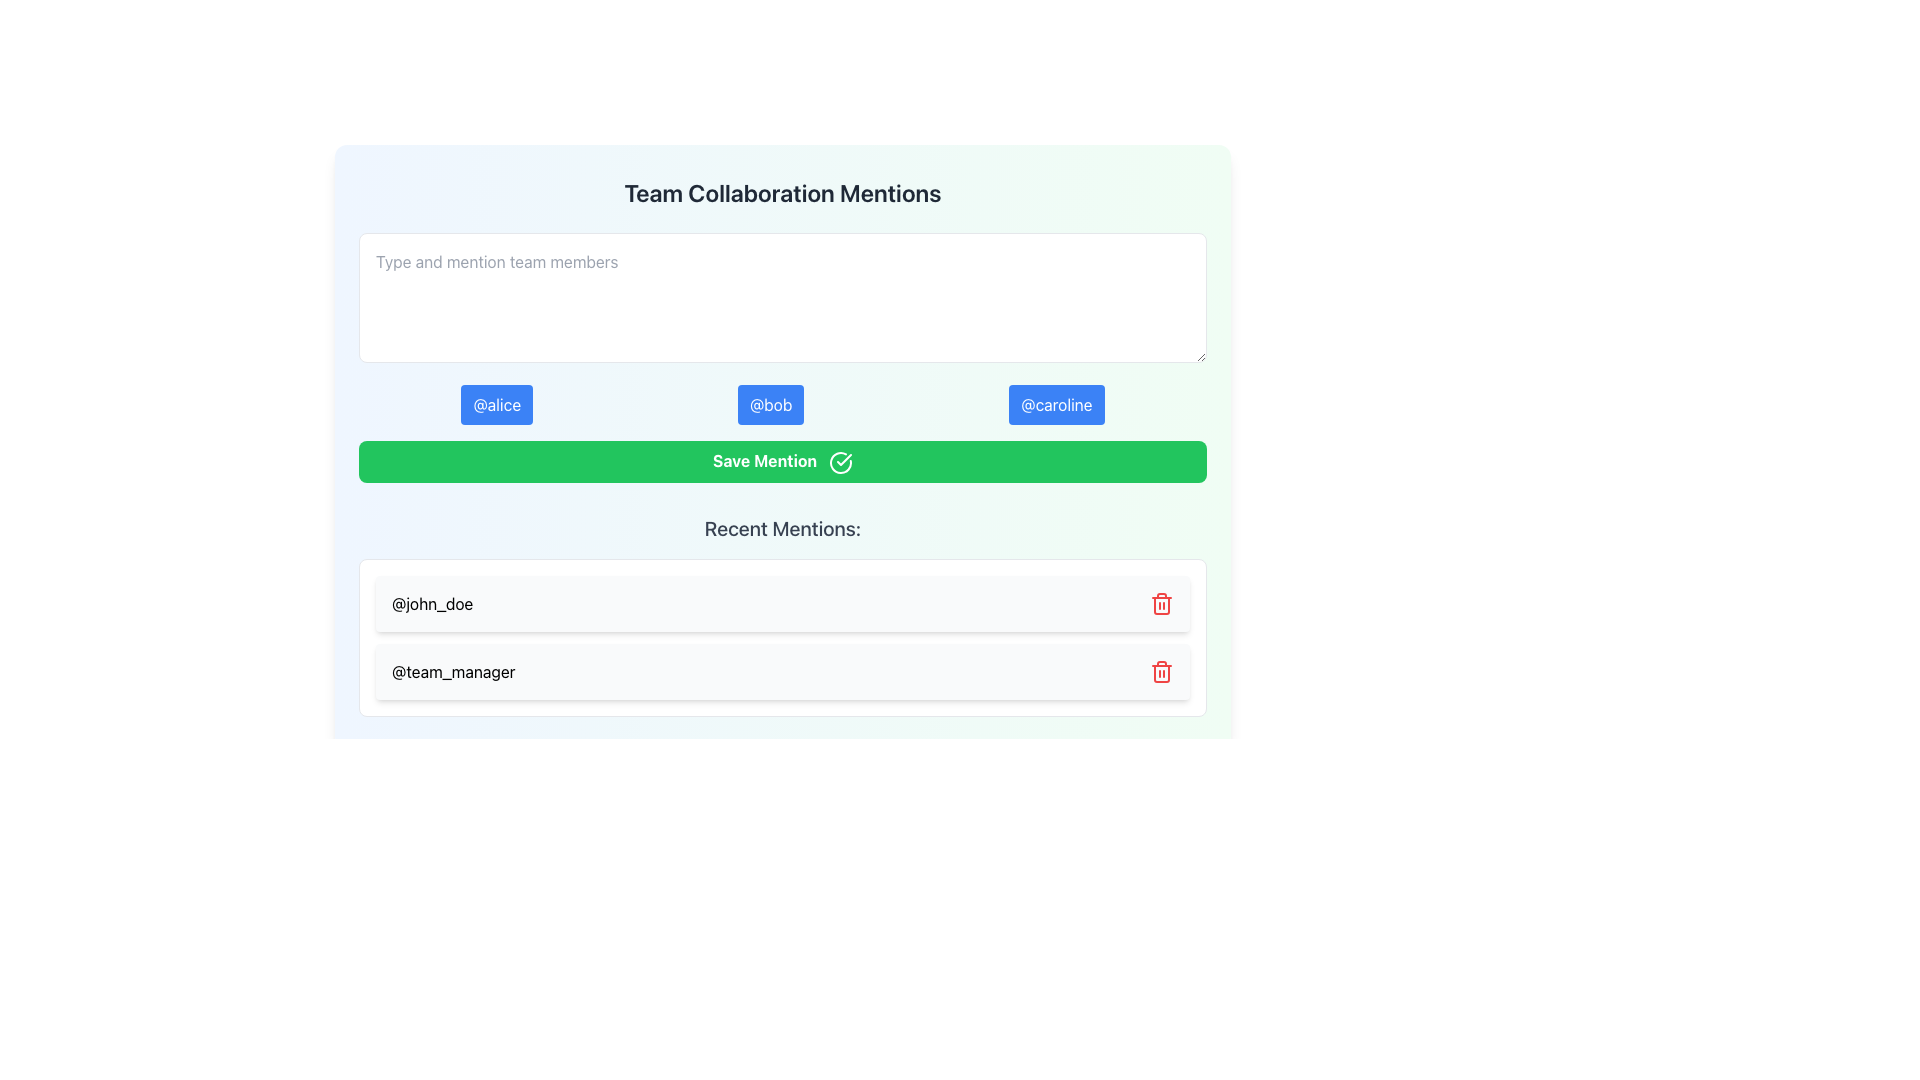 The width and height of the screenshot is (1920, 1080). I want to click on the text label displaying the username '@john_doe' in the 'Recent Mentions' section, which is located to the left of an interactive red-colored icon, so click(431, 602).